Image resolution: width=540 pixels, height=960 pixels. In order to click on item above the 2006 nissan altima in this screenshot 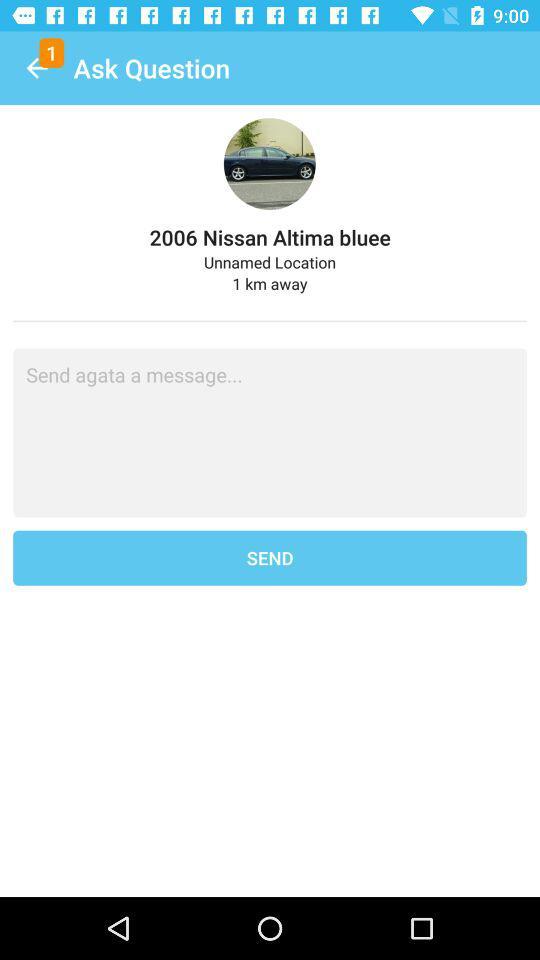, I will do `click(36, 68)`.